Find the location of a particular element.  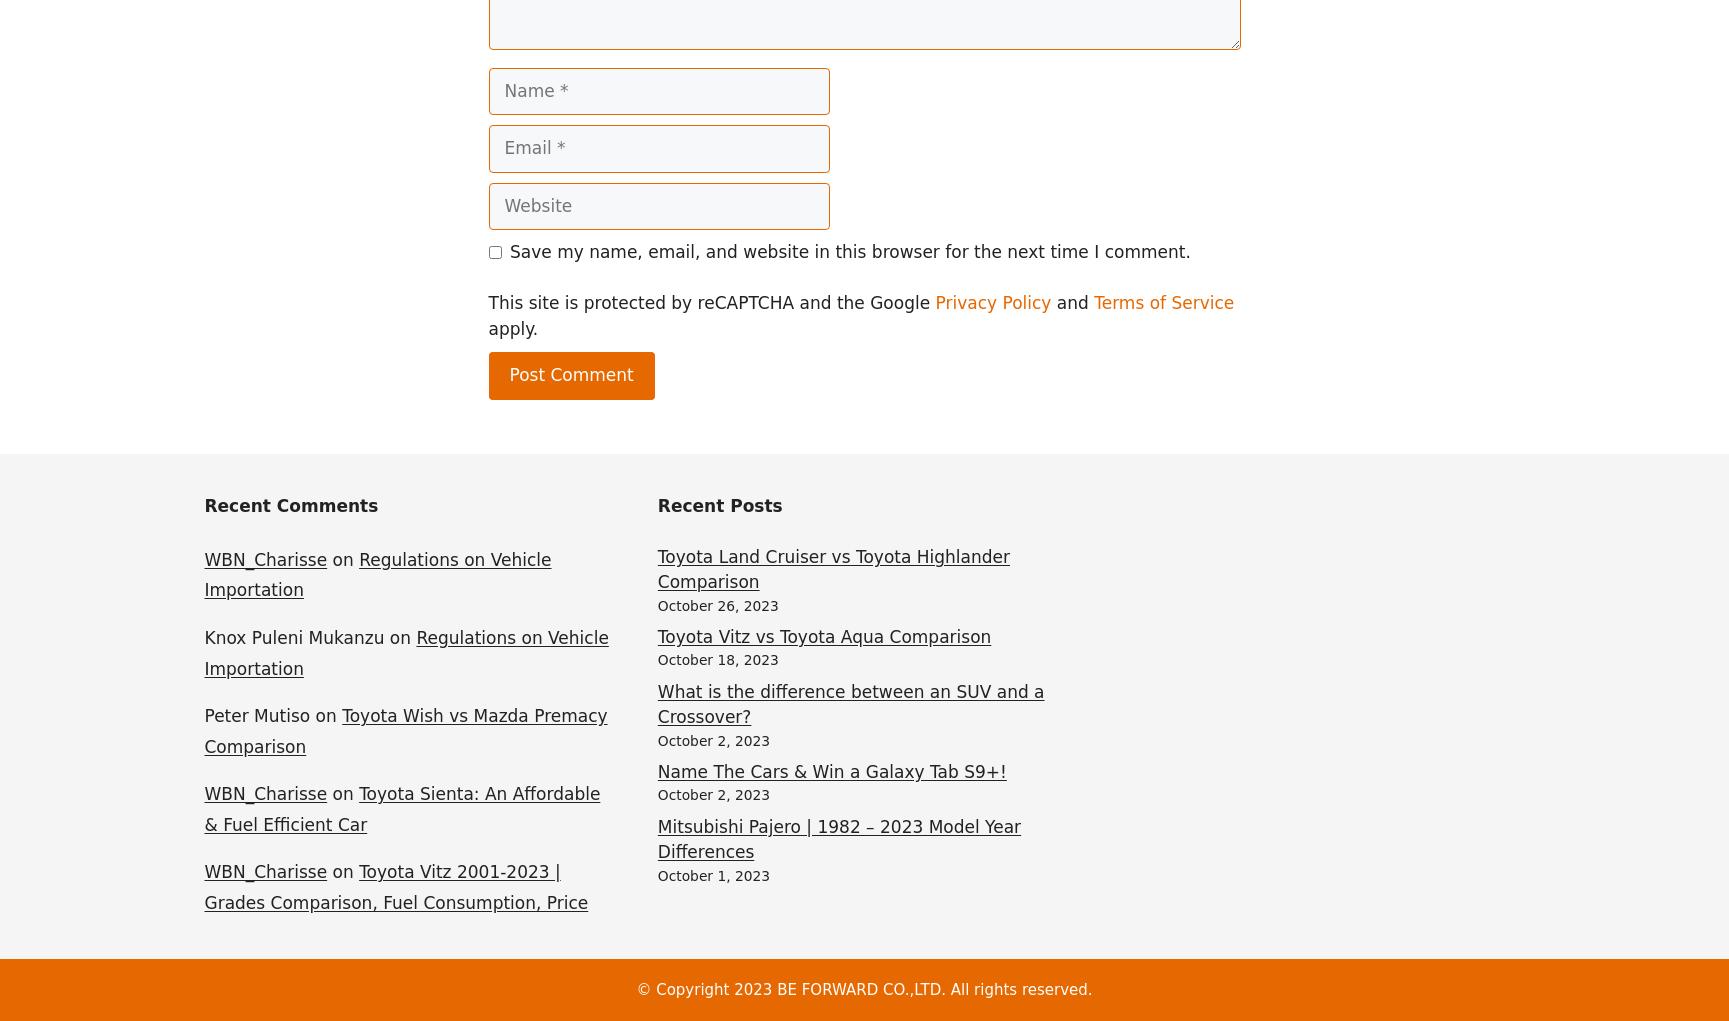

'Knox Puleni Mukanzu' is located at coordinates (293, 636).